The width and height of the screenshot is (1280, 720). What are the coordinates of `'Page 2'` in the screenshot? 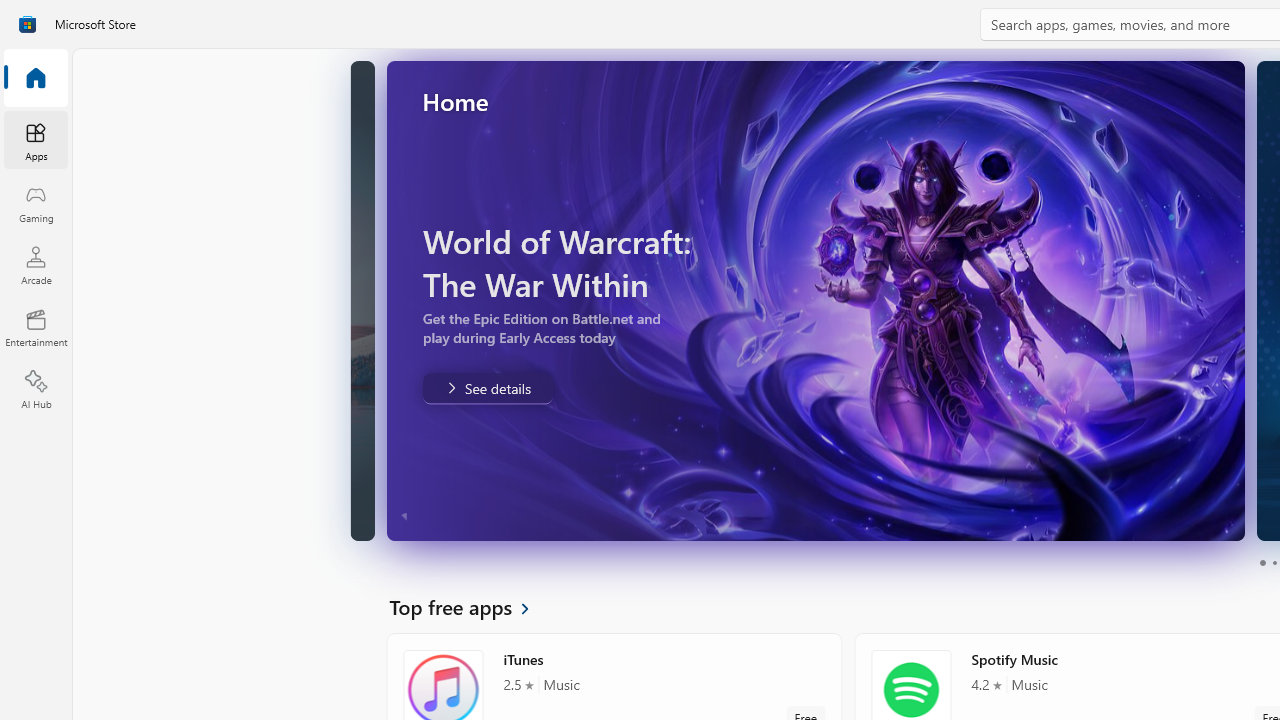 It's located at (1273, 563).